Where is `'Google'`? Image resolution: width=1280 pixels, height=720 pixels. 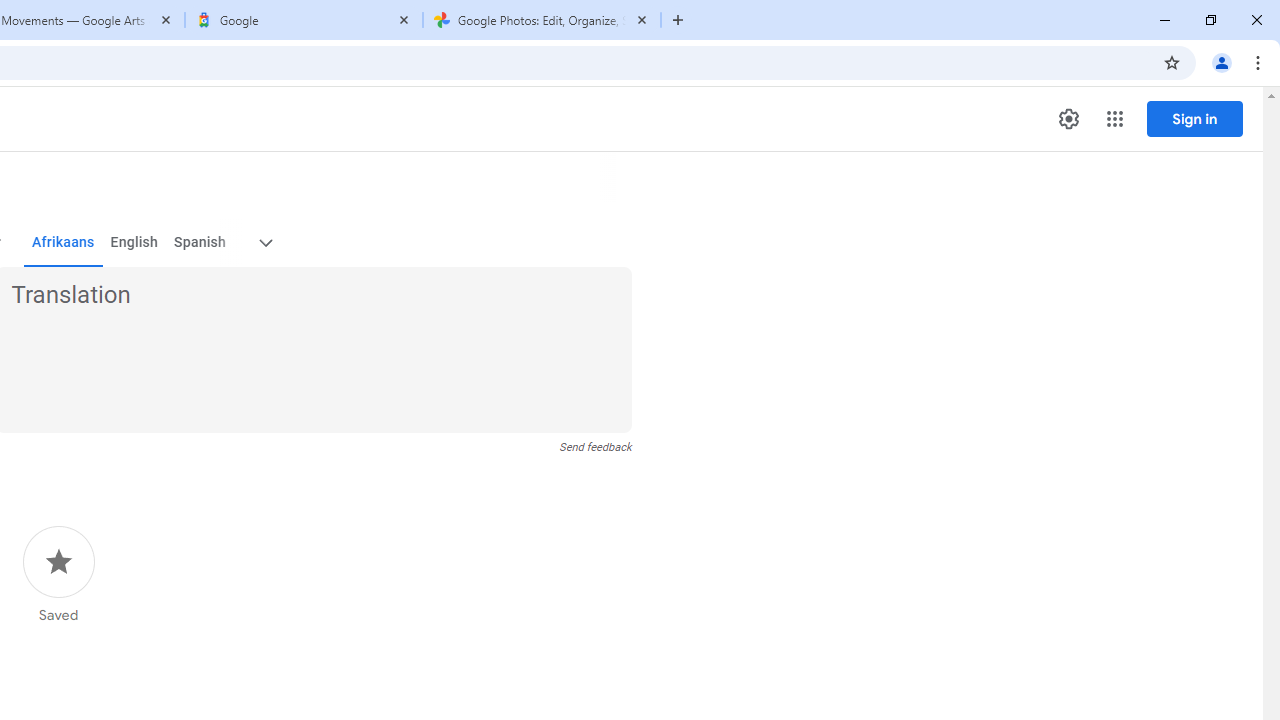
'Google' is located at coordinates (303, 20).